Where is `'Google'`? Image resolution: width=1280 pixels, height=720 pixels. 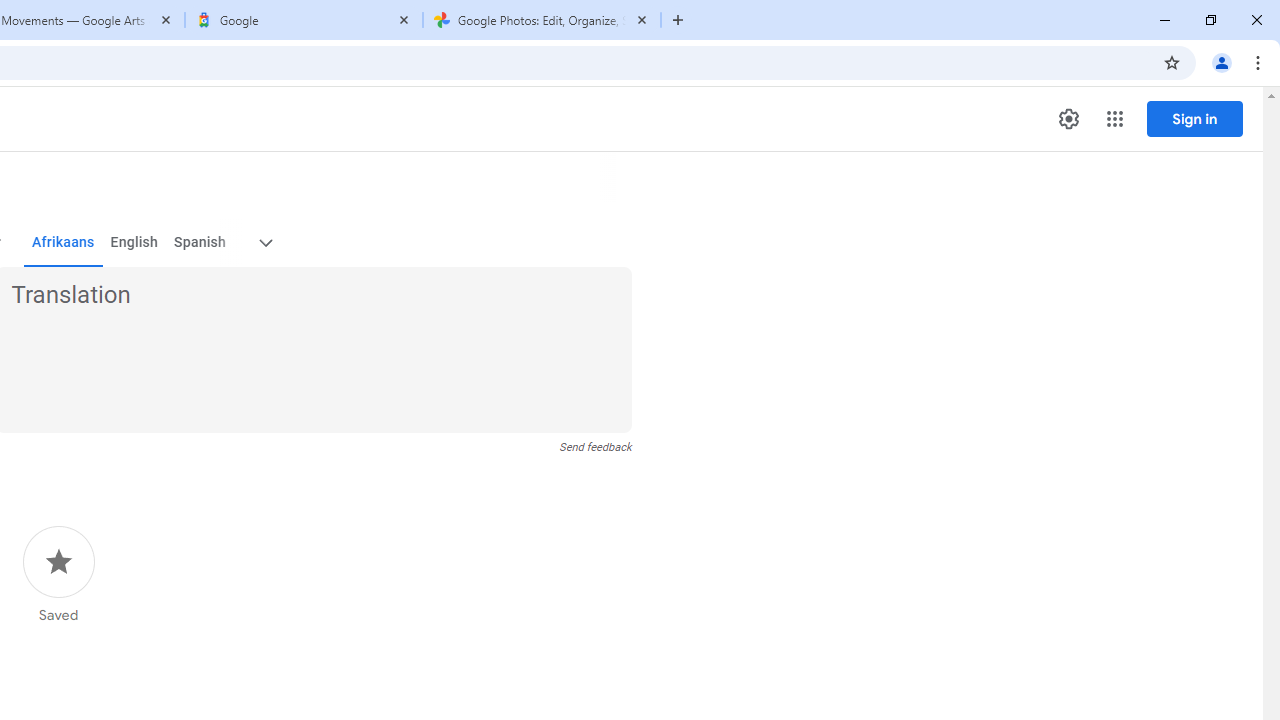
'Google' is located at coordinates (303, 20).